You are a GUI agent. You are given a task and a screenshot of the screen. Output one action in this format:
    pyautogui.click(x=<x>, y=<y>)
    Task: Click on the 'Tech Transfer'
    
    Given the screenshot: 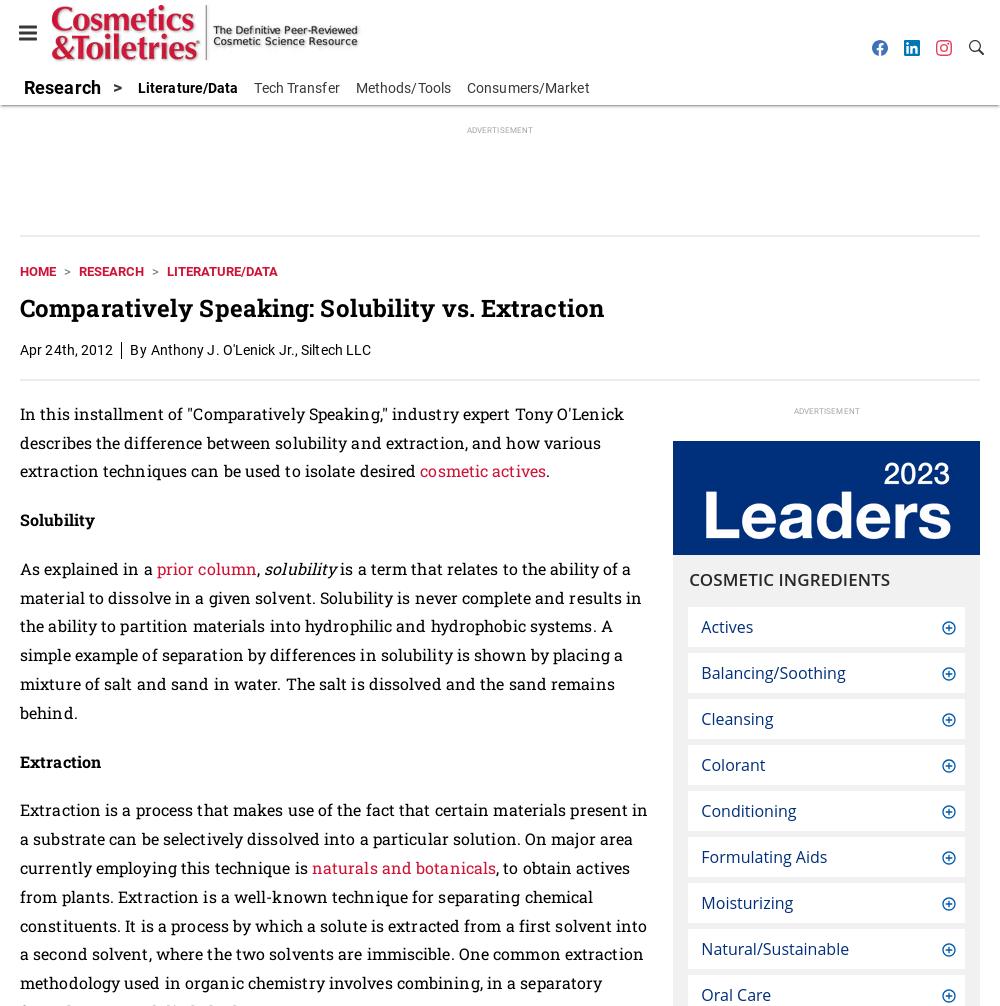 What is the action you would take?
    pyautogui.click(x=296, y=87)
    